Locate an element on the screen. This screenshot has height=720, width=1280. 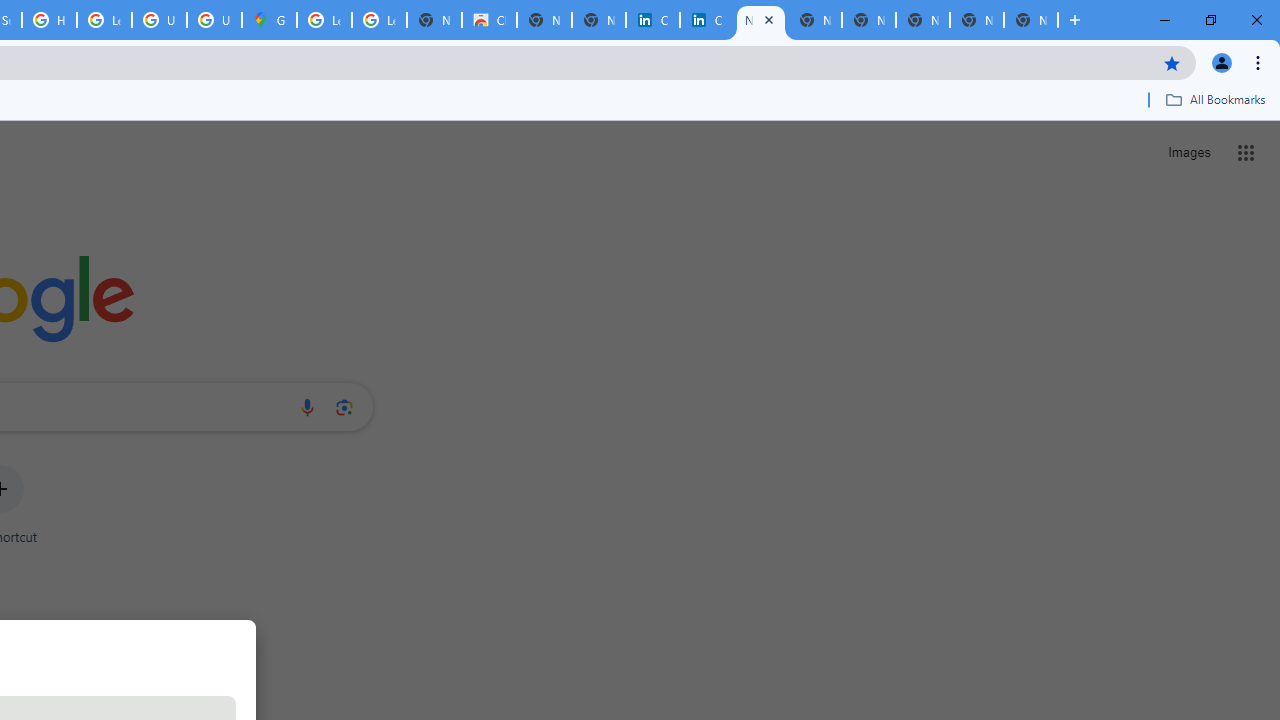
'All Bookmarks' is located at coordinates (1214, 99).